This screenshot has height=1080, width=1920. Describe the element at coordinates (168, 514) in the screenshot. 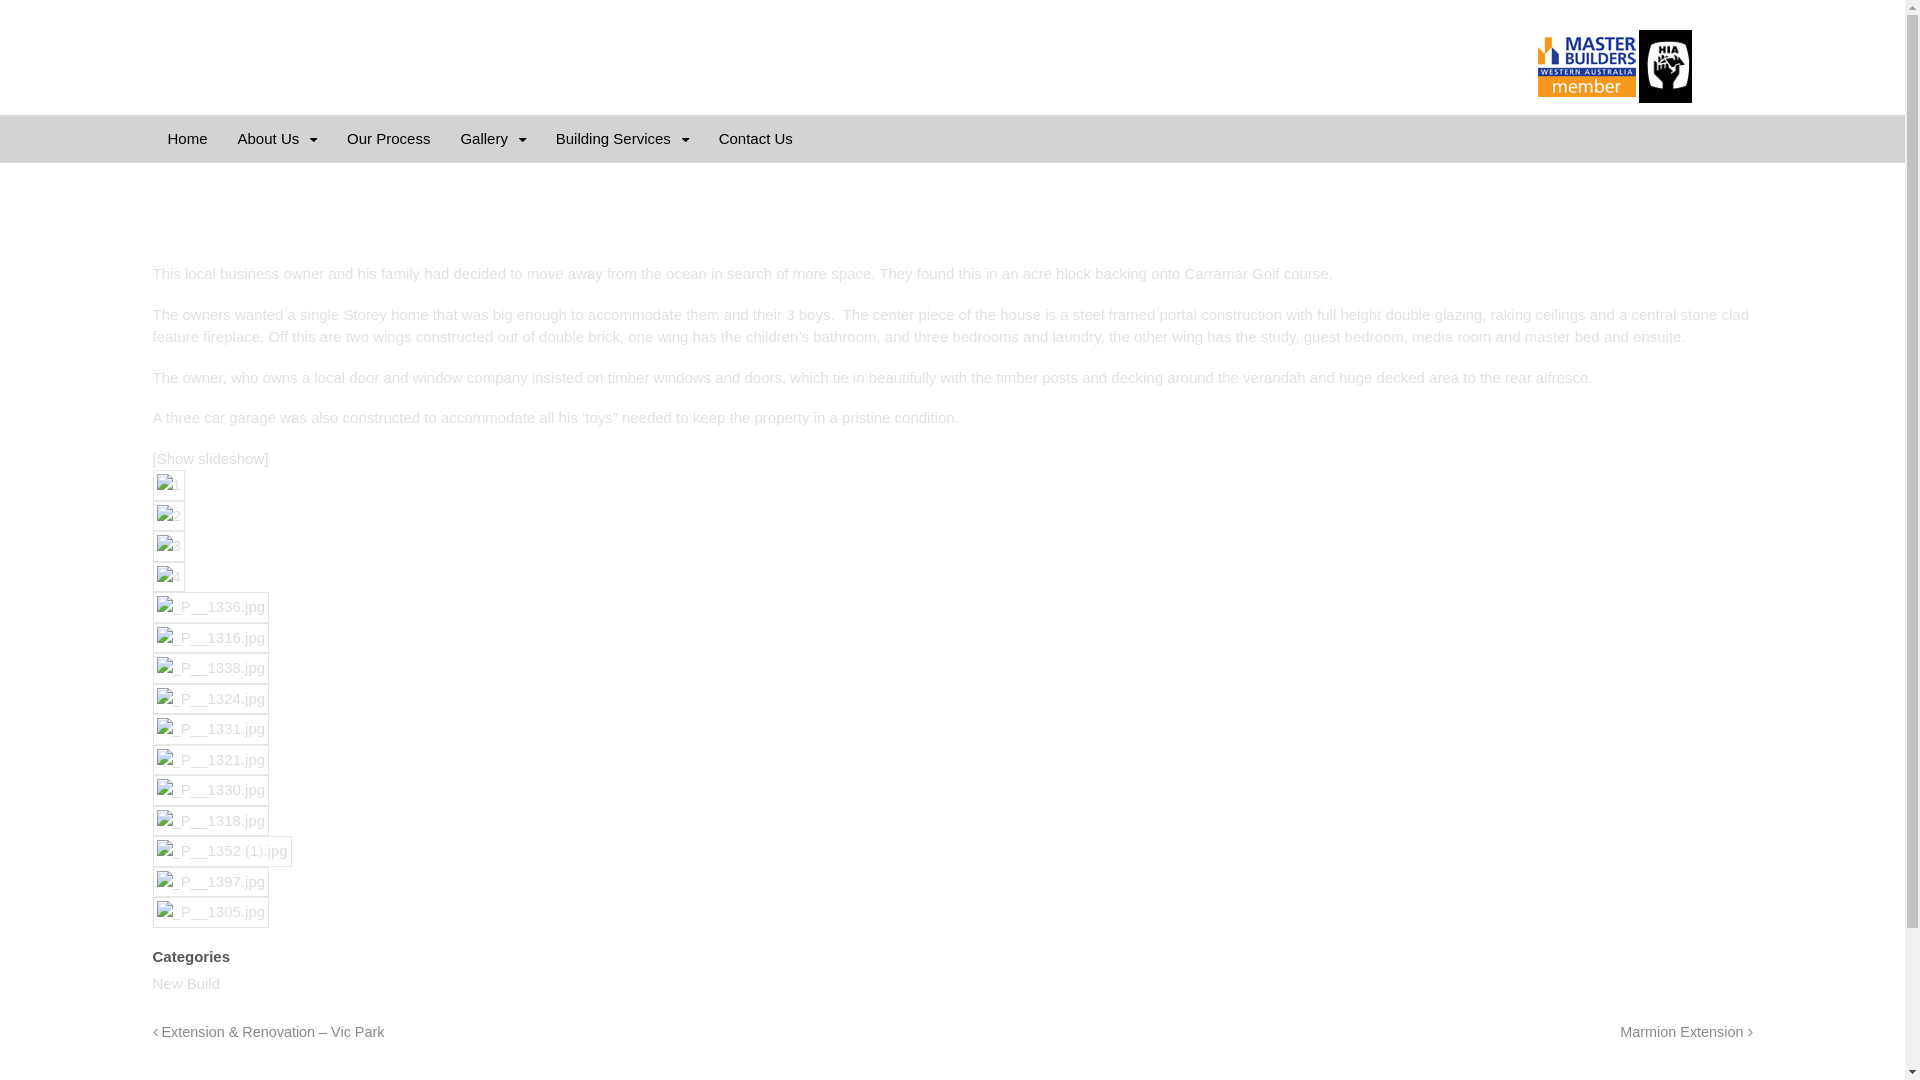

I see `'2'` at that location.